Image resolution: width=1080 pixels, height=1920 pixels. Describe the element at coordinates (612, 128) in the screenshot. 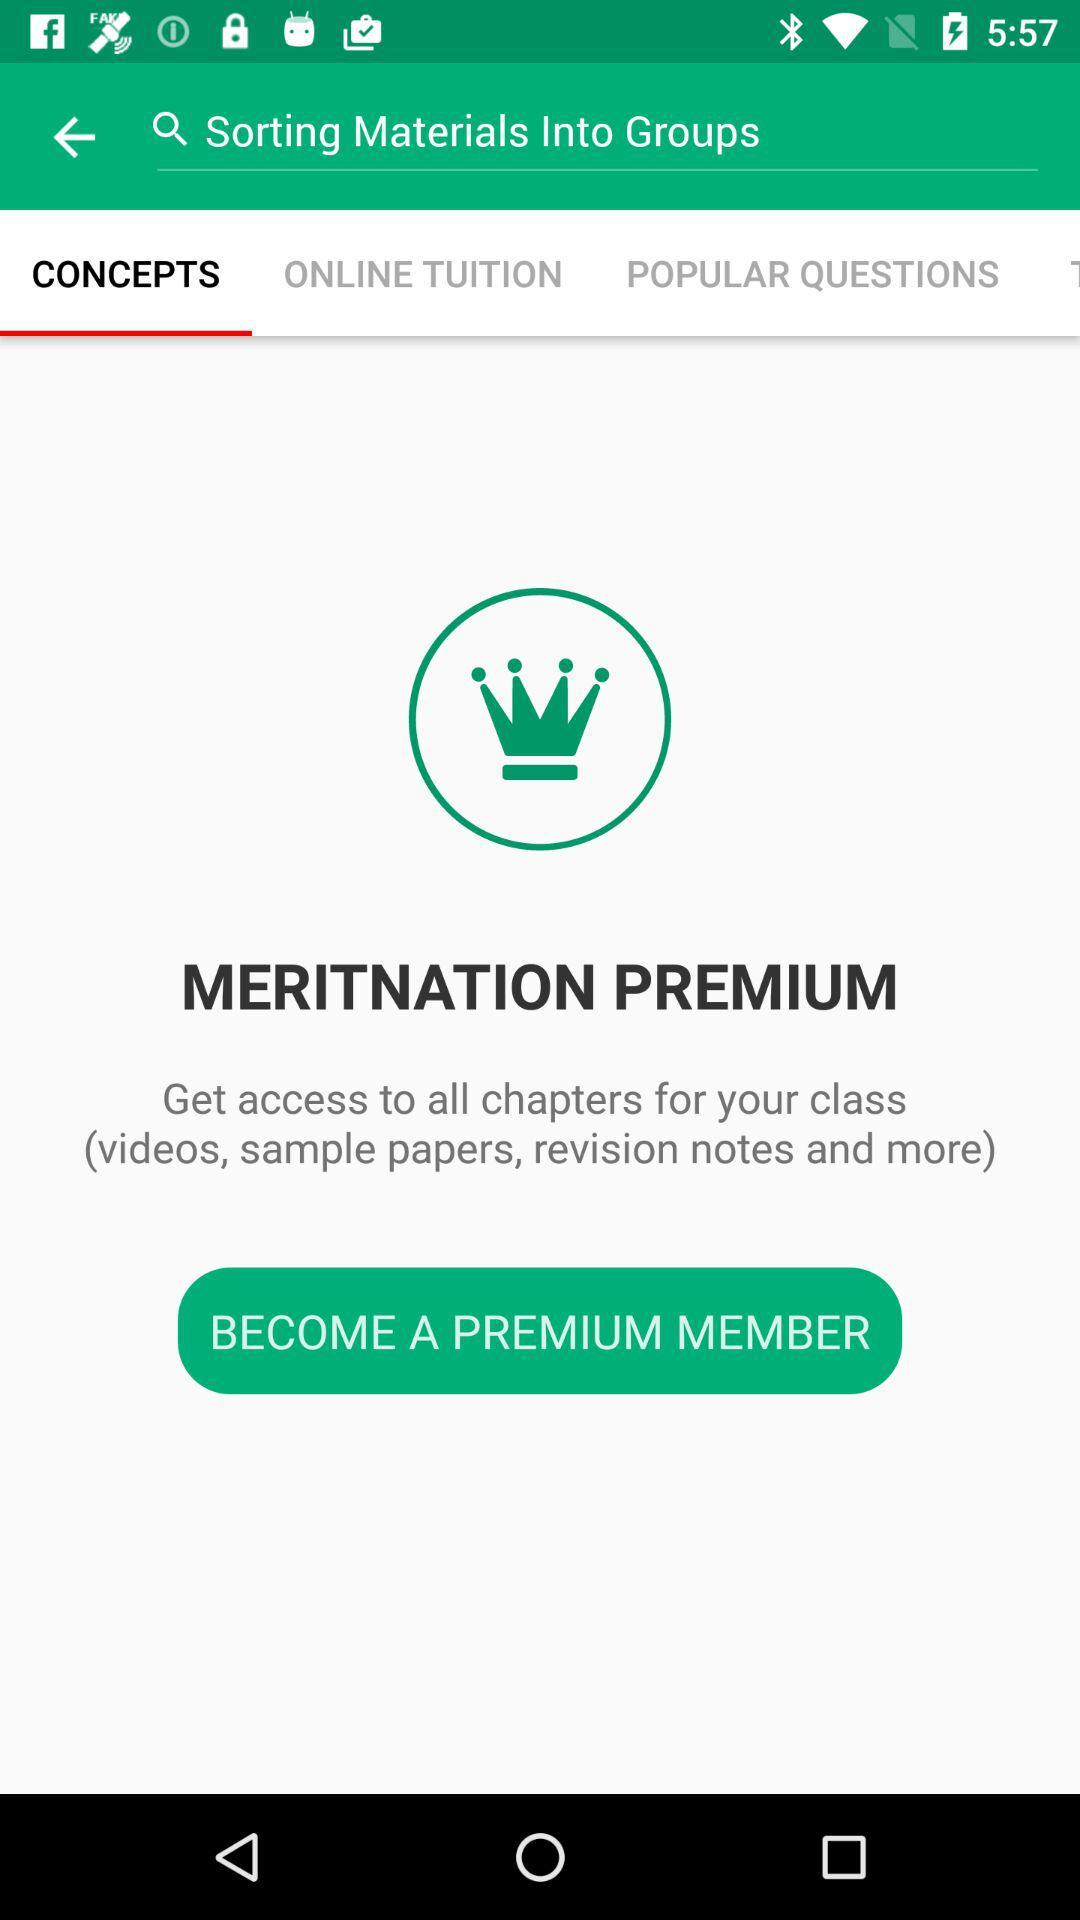

I see `the sorting materials into icon` at that location.